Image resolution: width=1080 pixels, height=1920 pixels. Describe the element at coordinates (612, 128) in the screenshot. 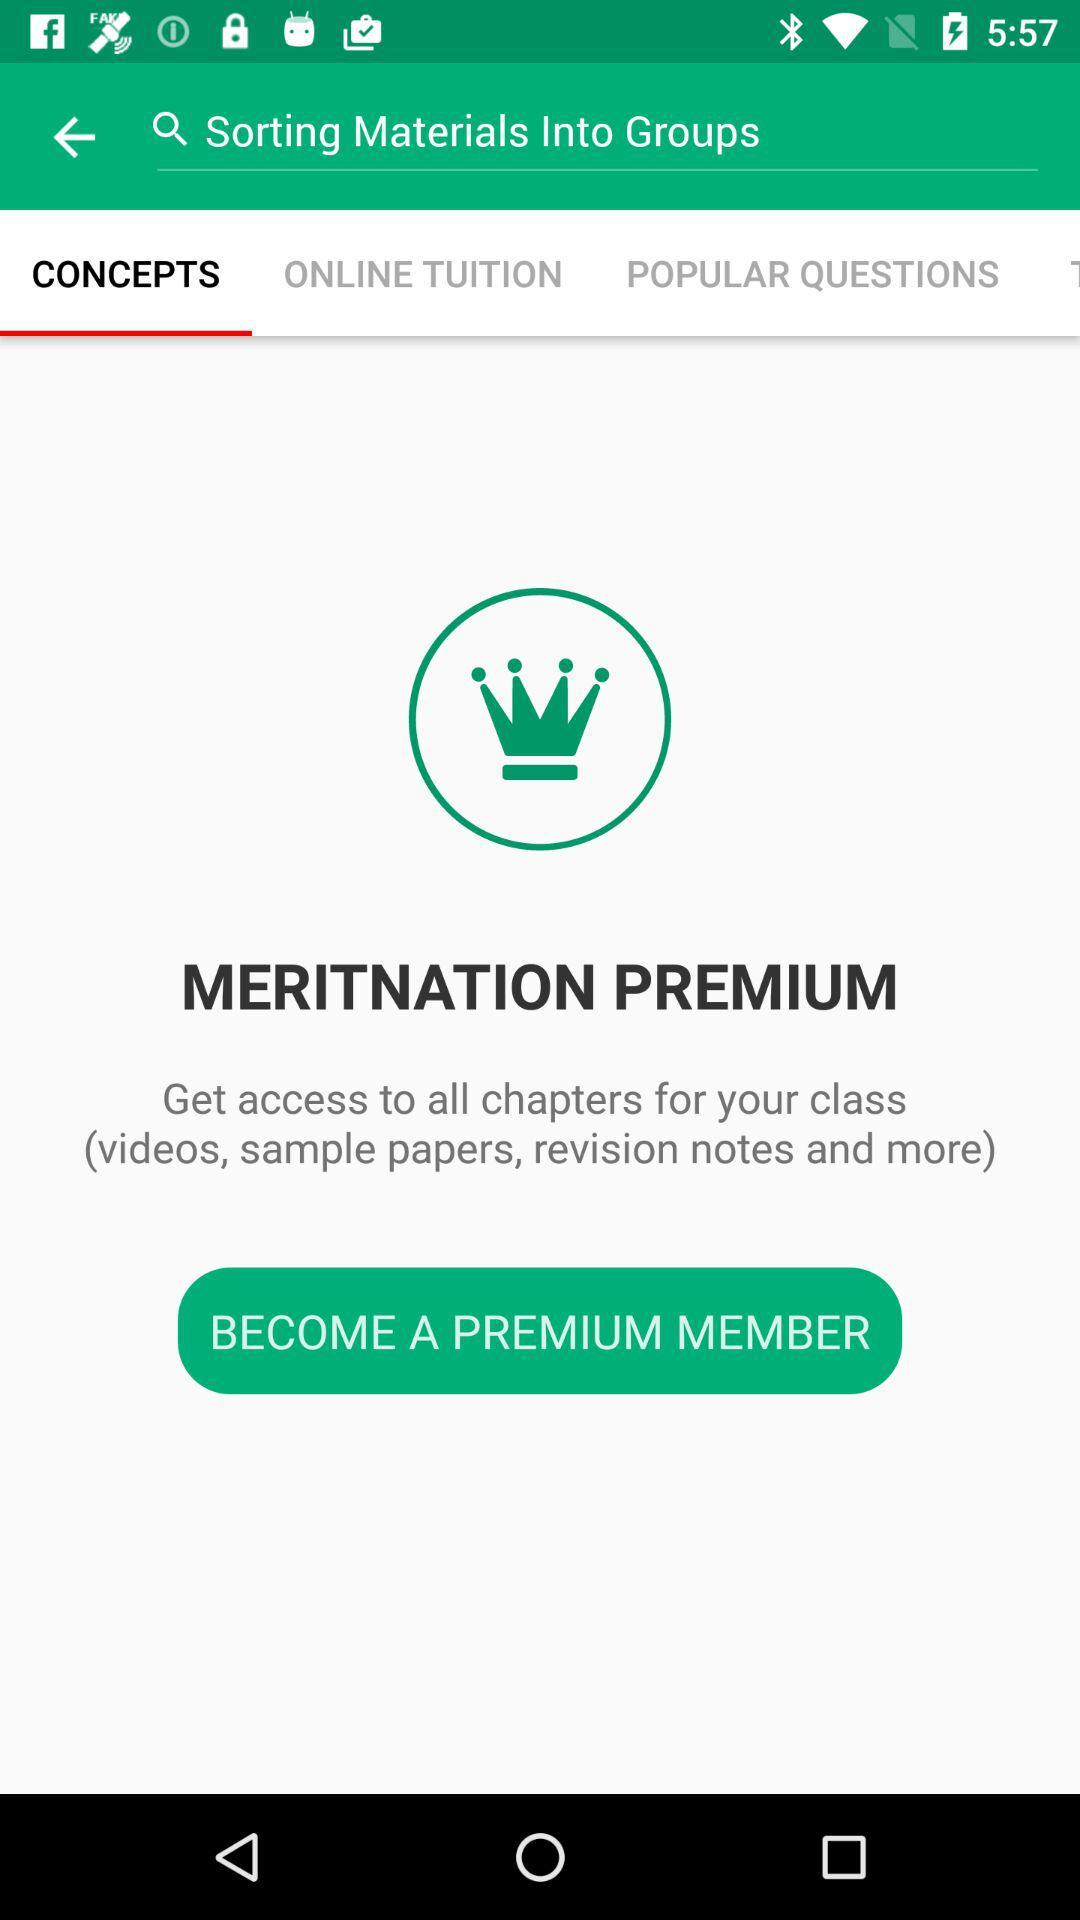

I see `the sorting materials into icon` at that location.